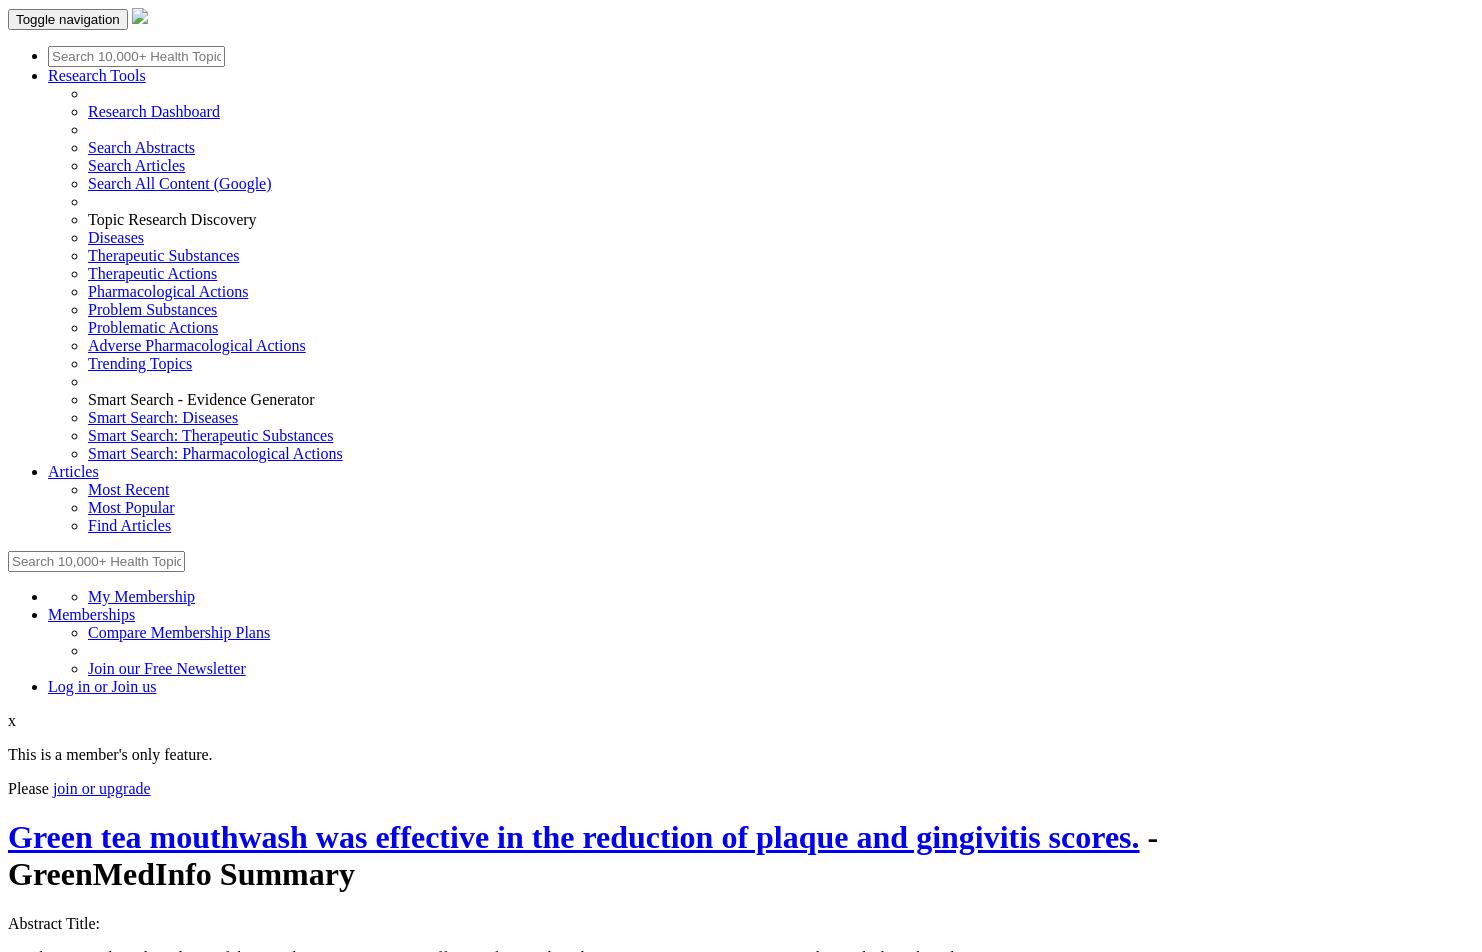 This screenshot has height=952, width=1482. Describe the element at coordinates (179, 632) in the screenshot. I see `'Compare Membership Plans'` at that location.